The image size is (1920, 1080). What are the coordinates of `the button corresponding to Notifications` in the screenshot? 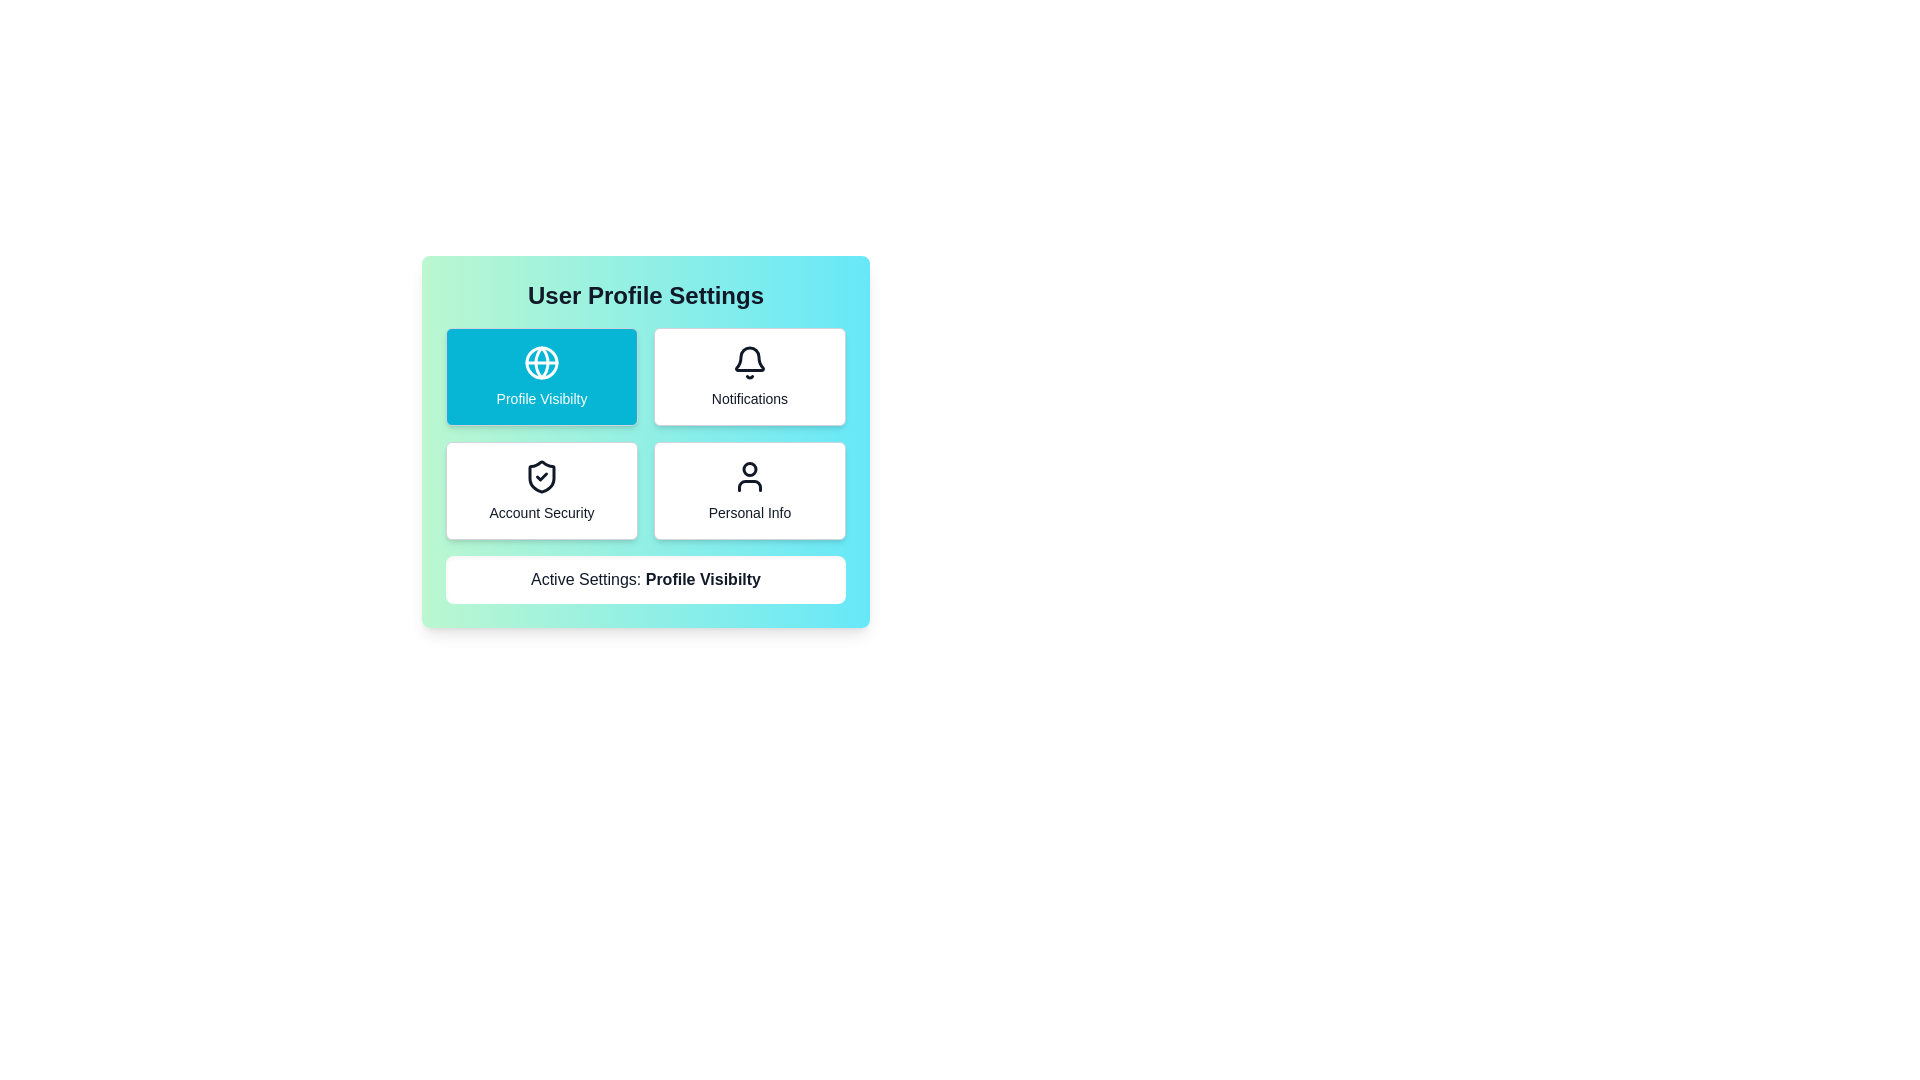 It's located at (748, 377).